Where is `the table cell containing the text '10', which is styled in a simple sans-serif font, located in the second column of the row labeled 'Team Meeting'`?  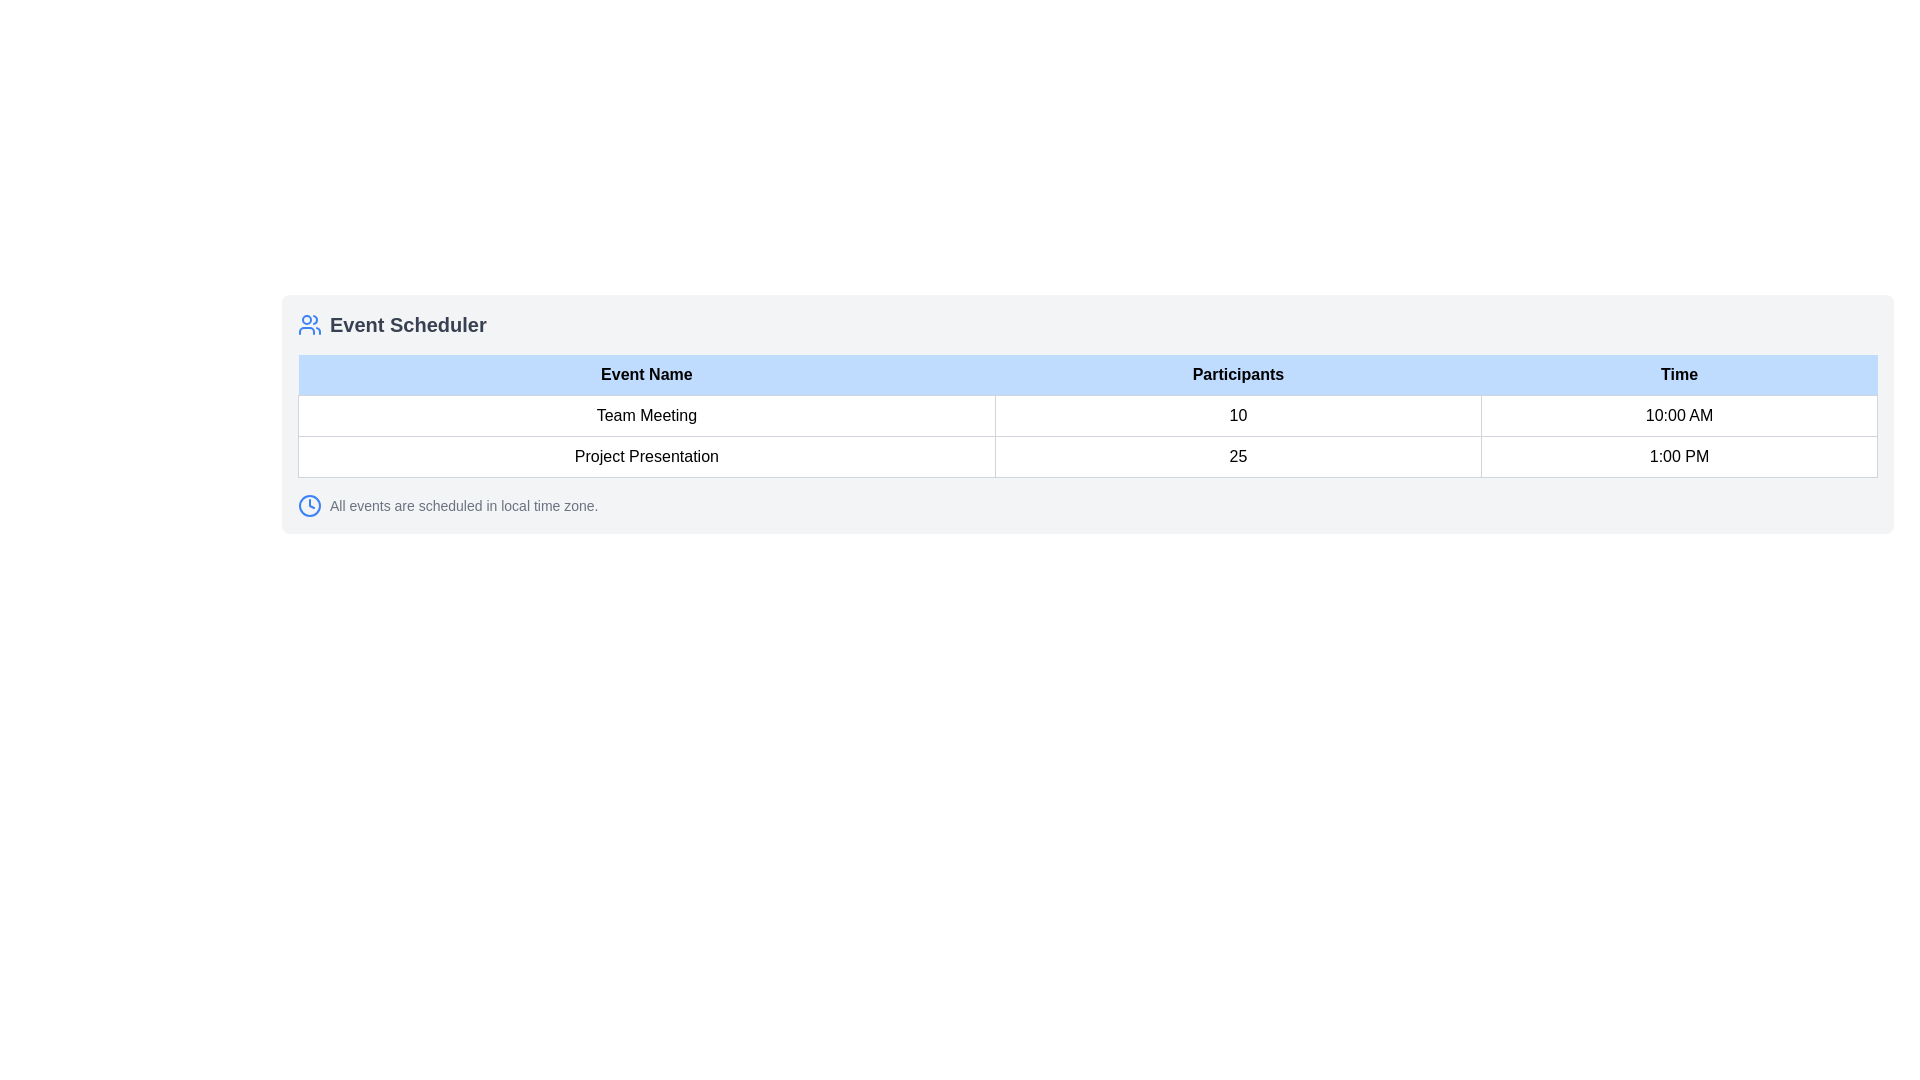 the table cell containing the text '10', which is styled in a simple sans-serif font, located in the second column of the row labeled 'Team Meeting' is located at coordinates (1237, 415).